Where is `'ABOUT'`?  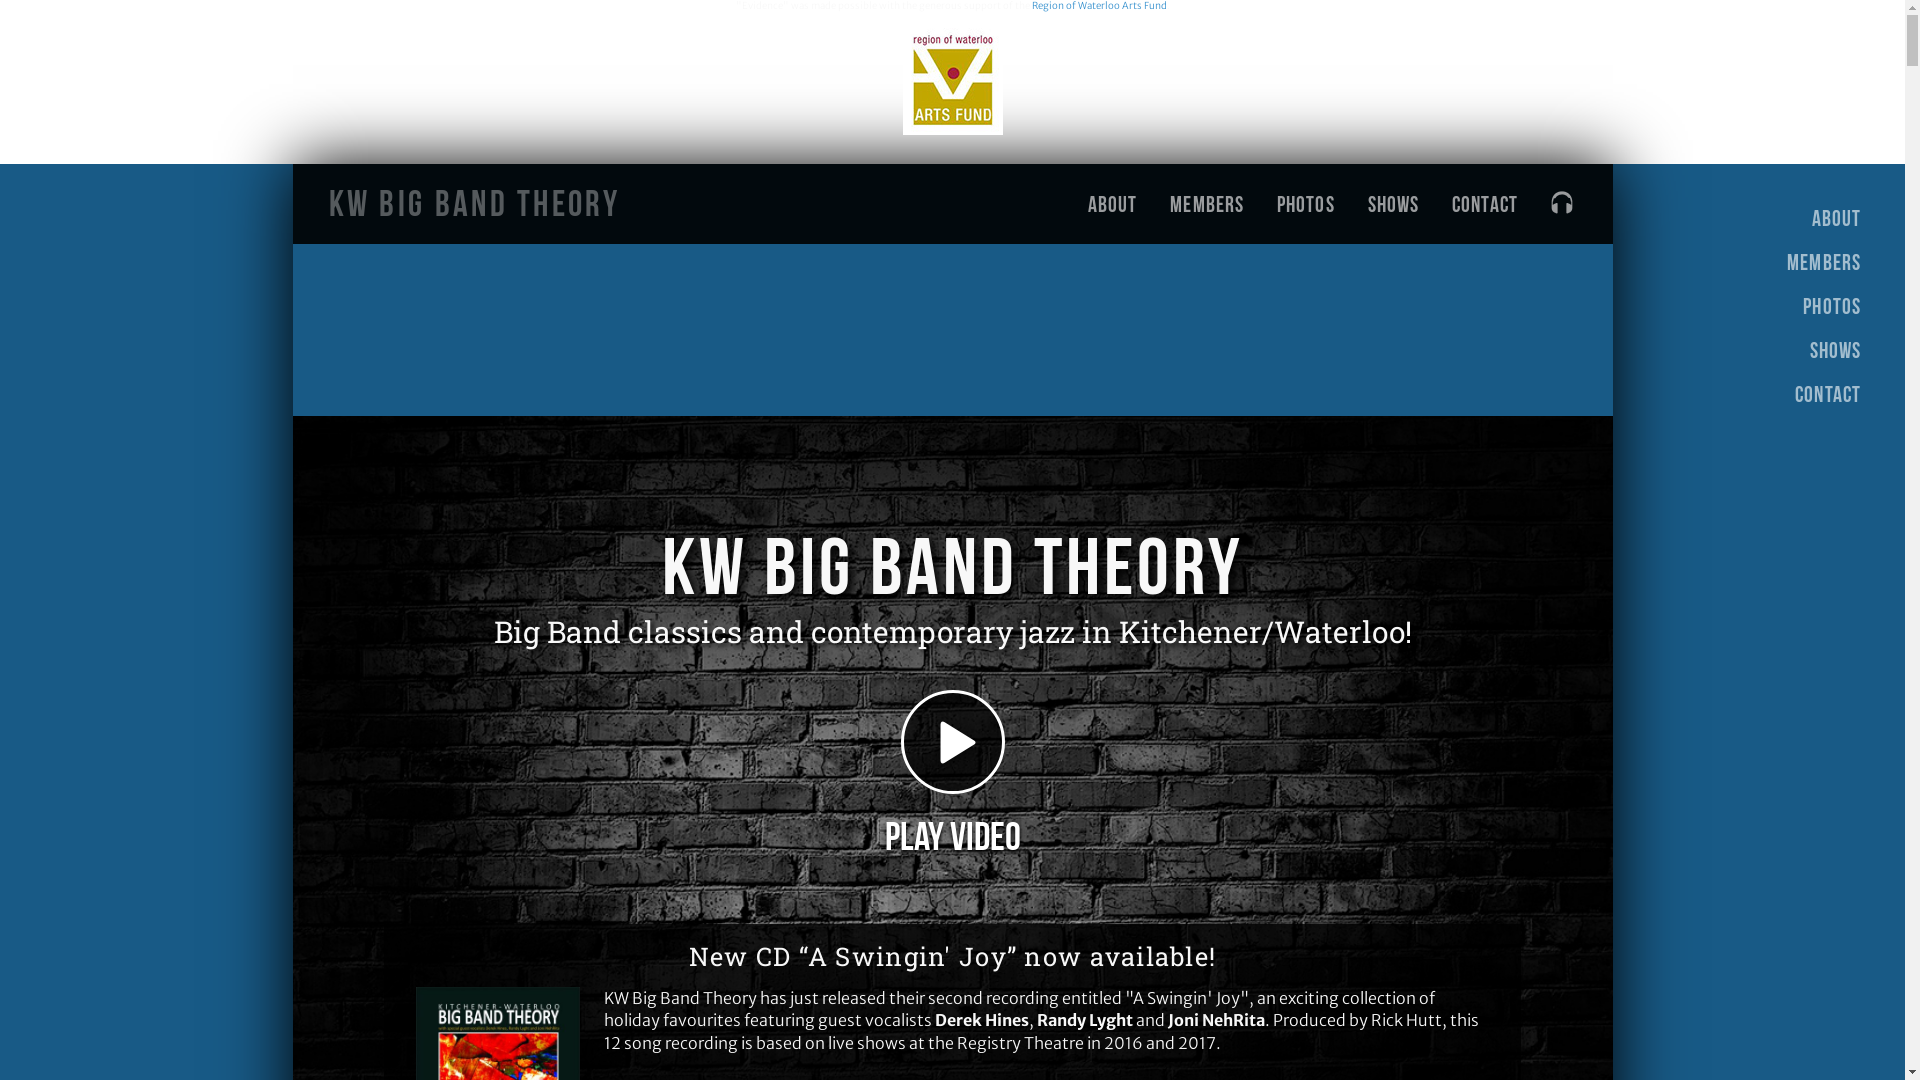 'ABOUT' is located at coordinates (1111, 204).